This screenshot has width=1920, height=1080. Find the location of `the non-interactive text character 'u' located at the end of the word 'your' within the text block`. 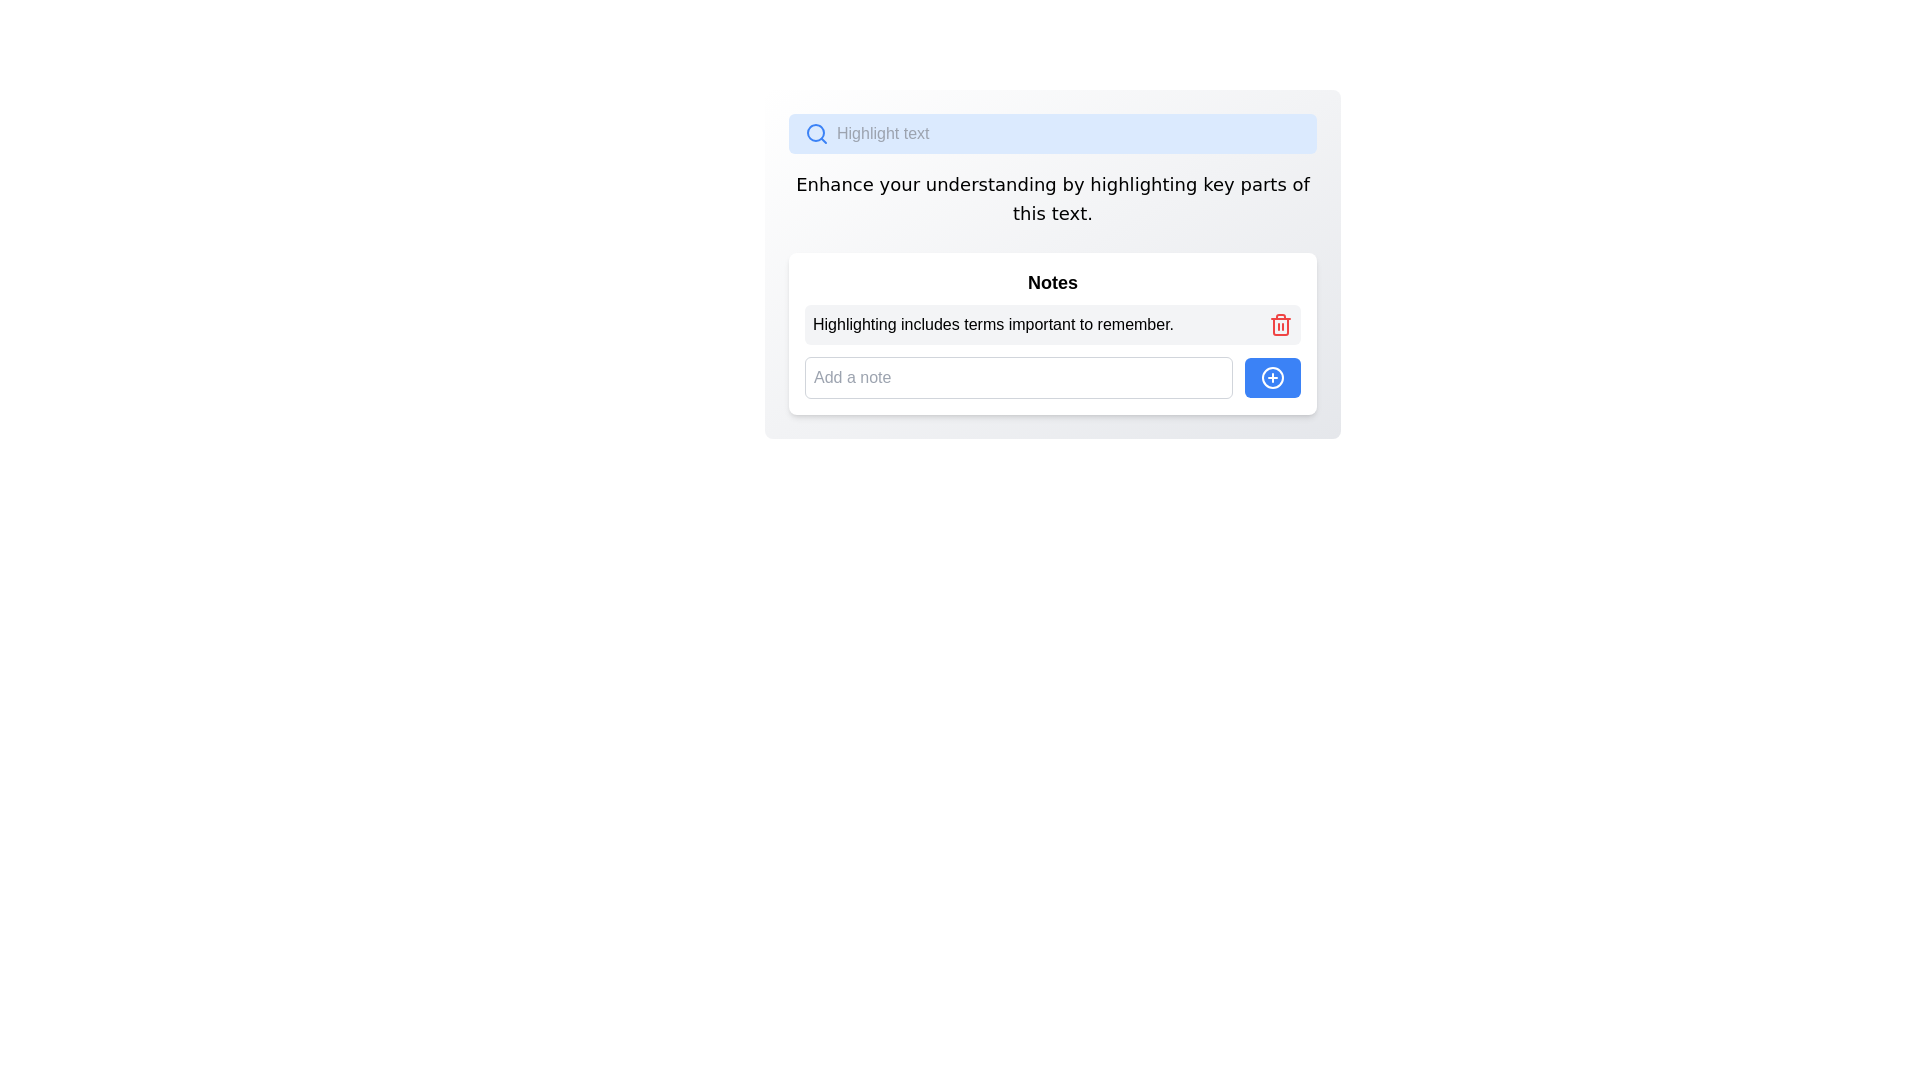

the non-interactive text character 'u' located at the end of the word 'your' within the text block is located at coordinates (930, 184).